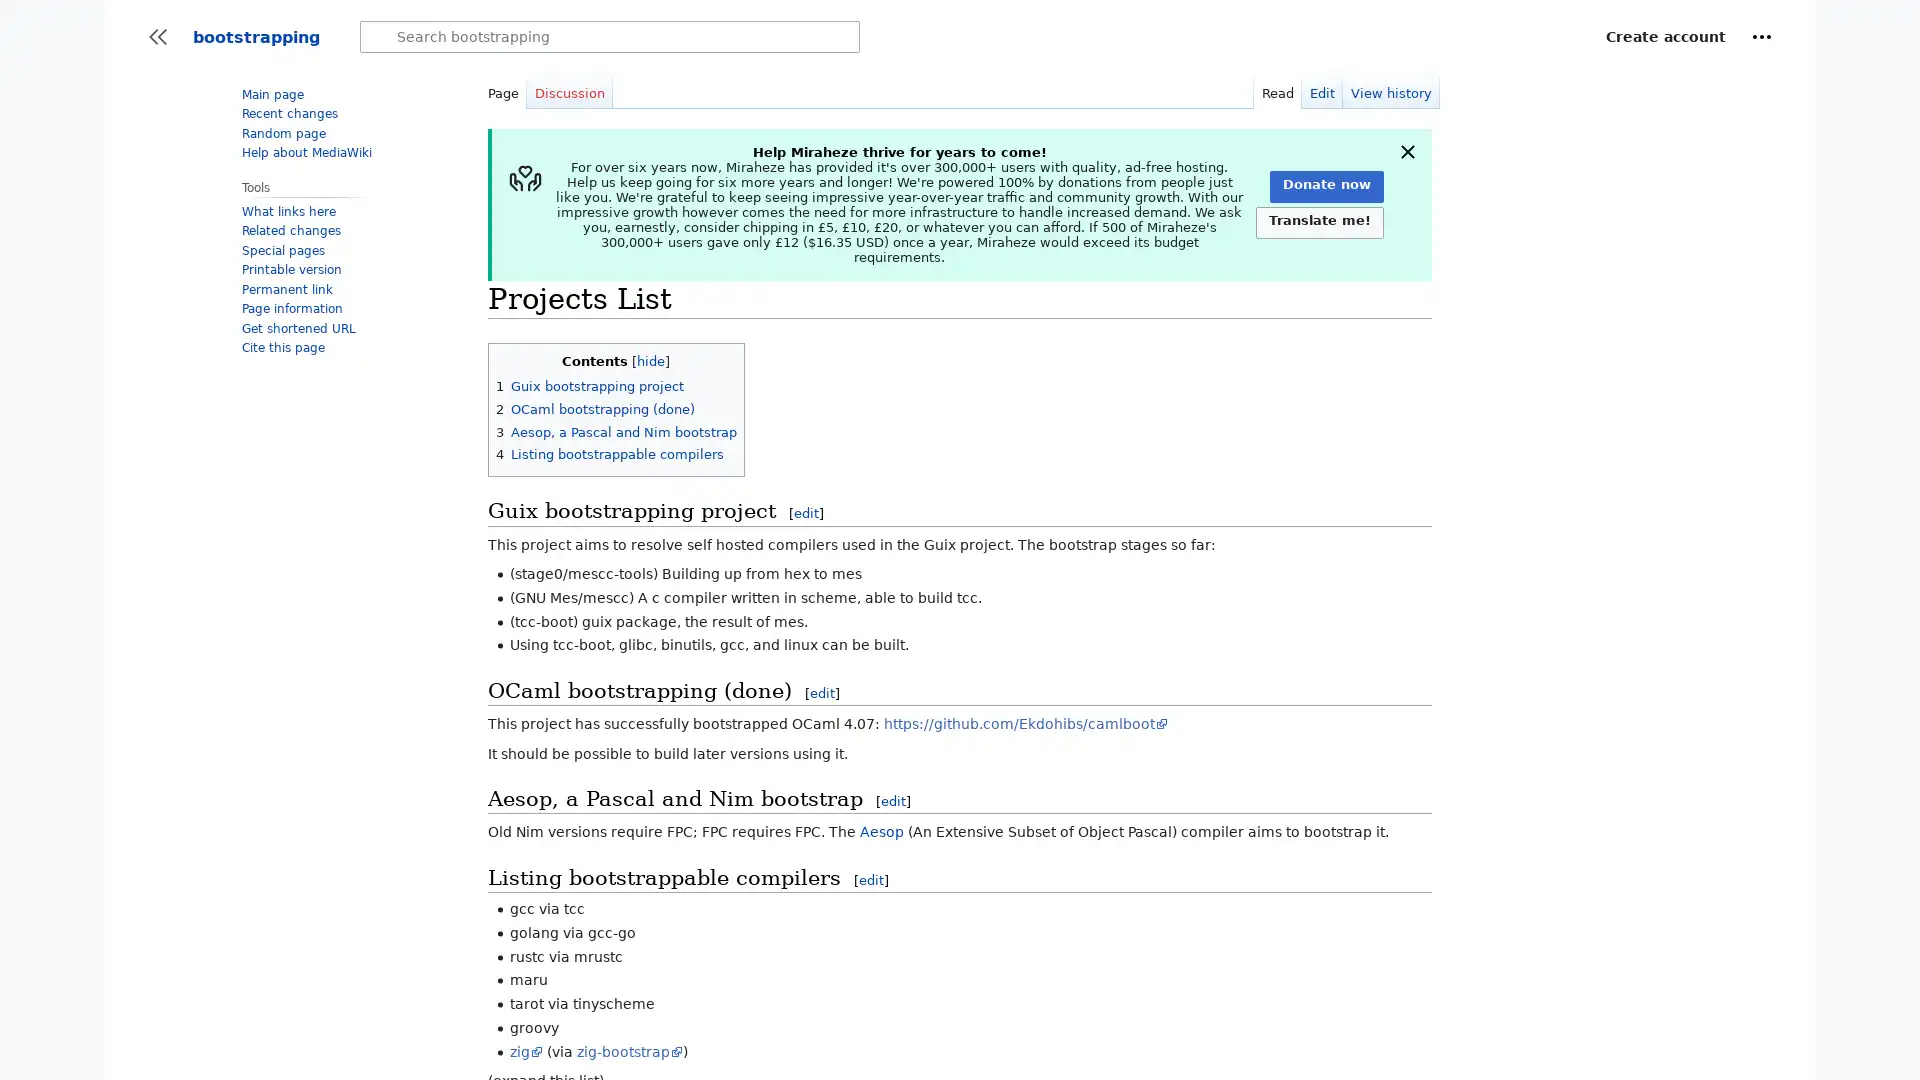 Image resolution: width=1920 pixels, height=1080 pixels. I want to click on Go, so click(379, 37).